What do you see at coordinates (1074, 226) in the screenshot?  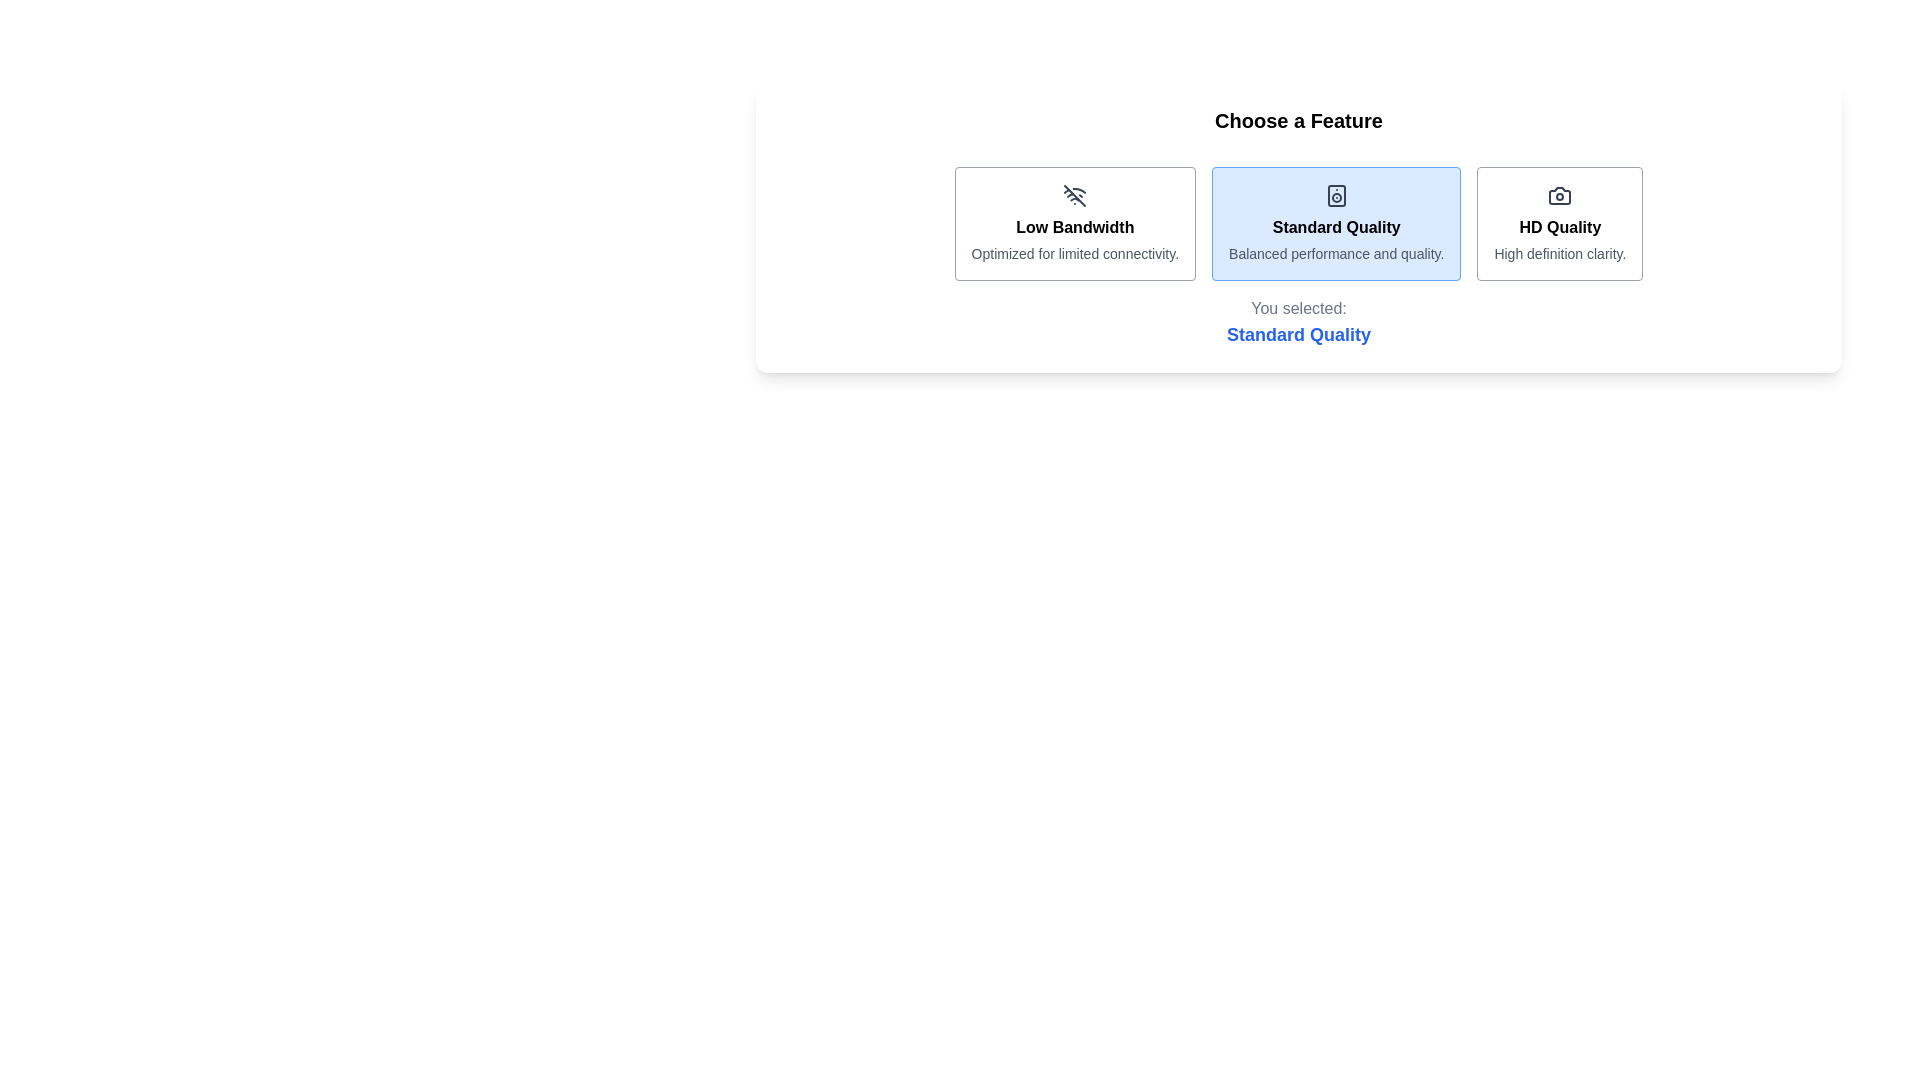 I see `the 'Low Bandwidth' text label` at bounding box center [1074, 226].